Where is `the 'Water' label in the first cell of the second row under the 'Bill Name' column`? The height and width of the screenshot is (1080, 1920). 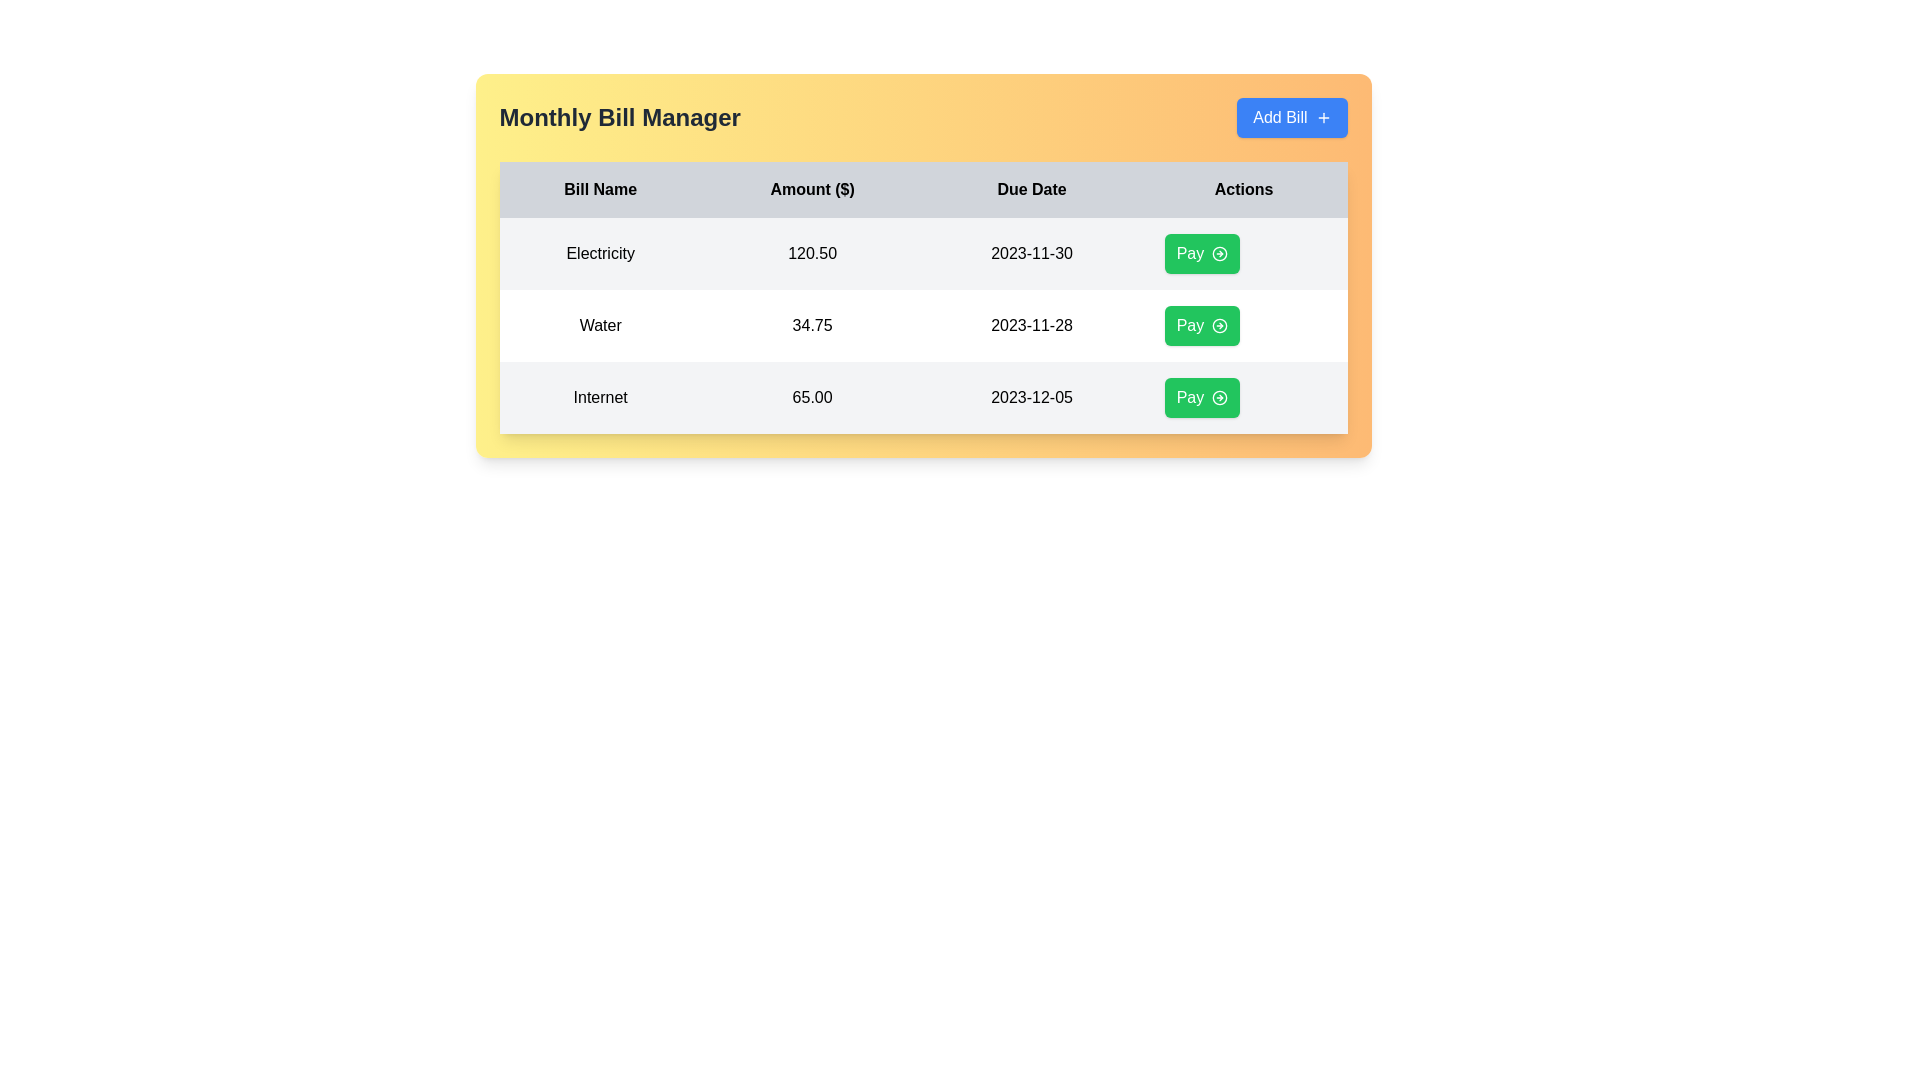 the 'Water' label in the first cell of the second row under the 'Bill Name' column is located at coordinates (599, 325).